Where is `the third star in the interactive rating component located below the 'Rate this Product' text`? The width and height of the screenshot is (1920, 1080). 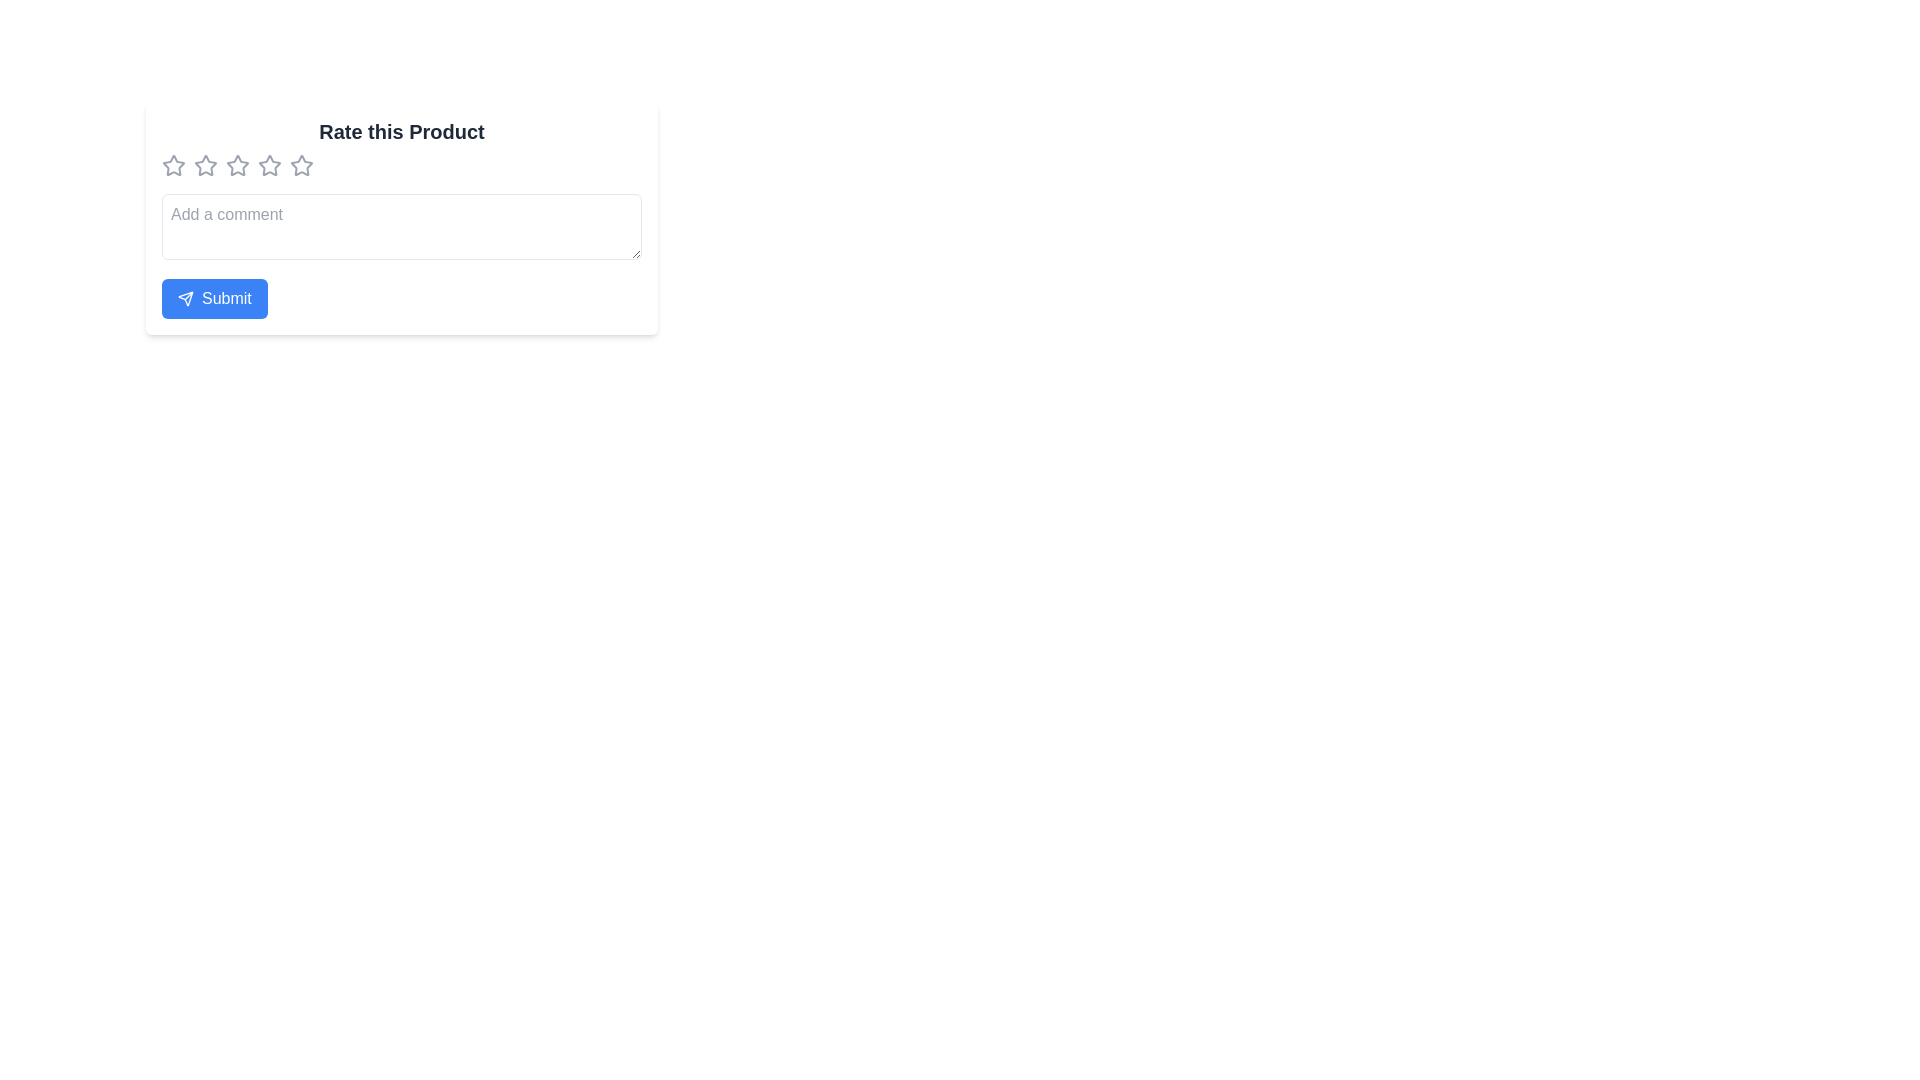 the third star in the interactive rating component located below the 'Rate this Product' text is located at coordinates (238, 164).